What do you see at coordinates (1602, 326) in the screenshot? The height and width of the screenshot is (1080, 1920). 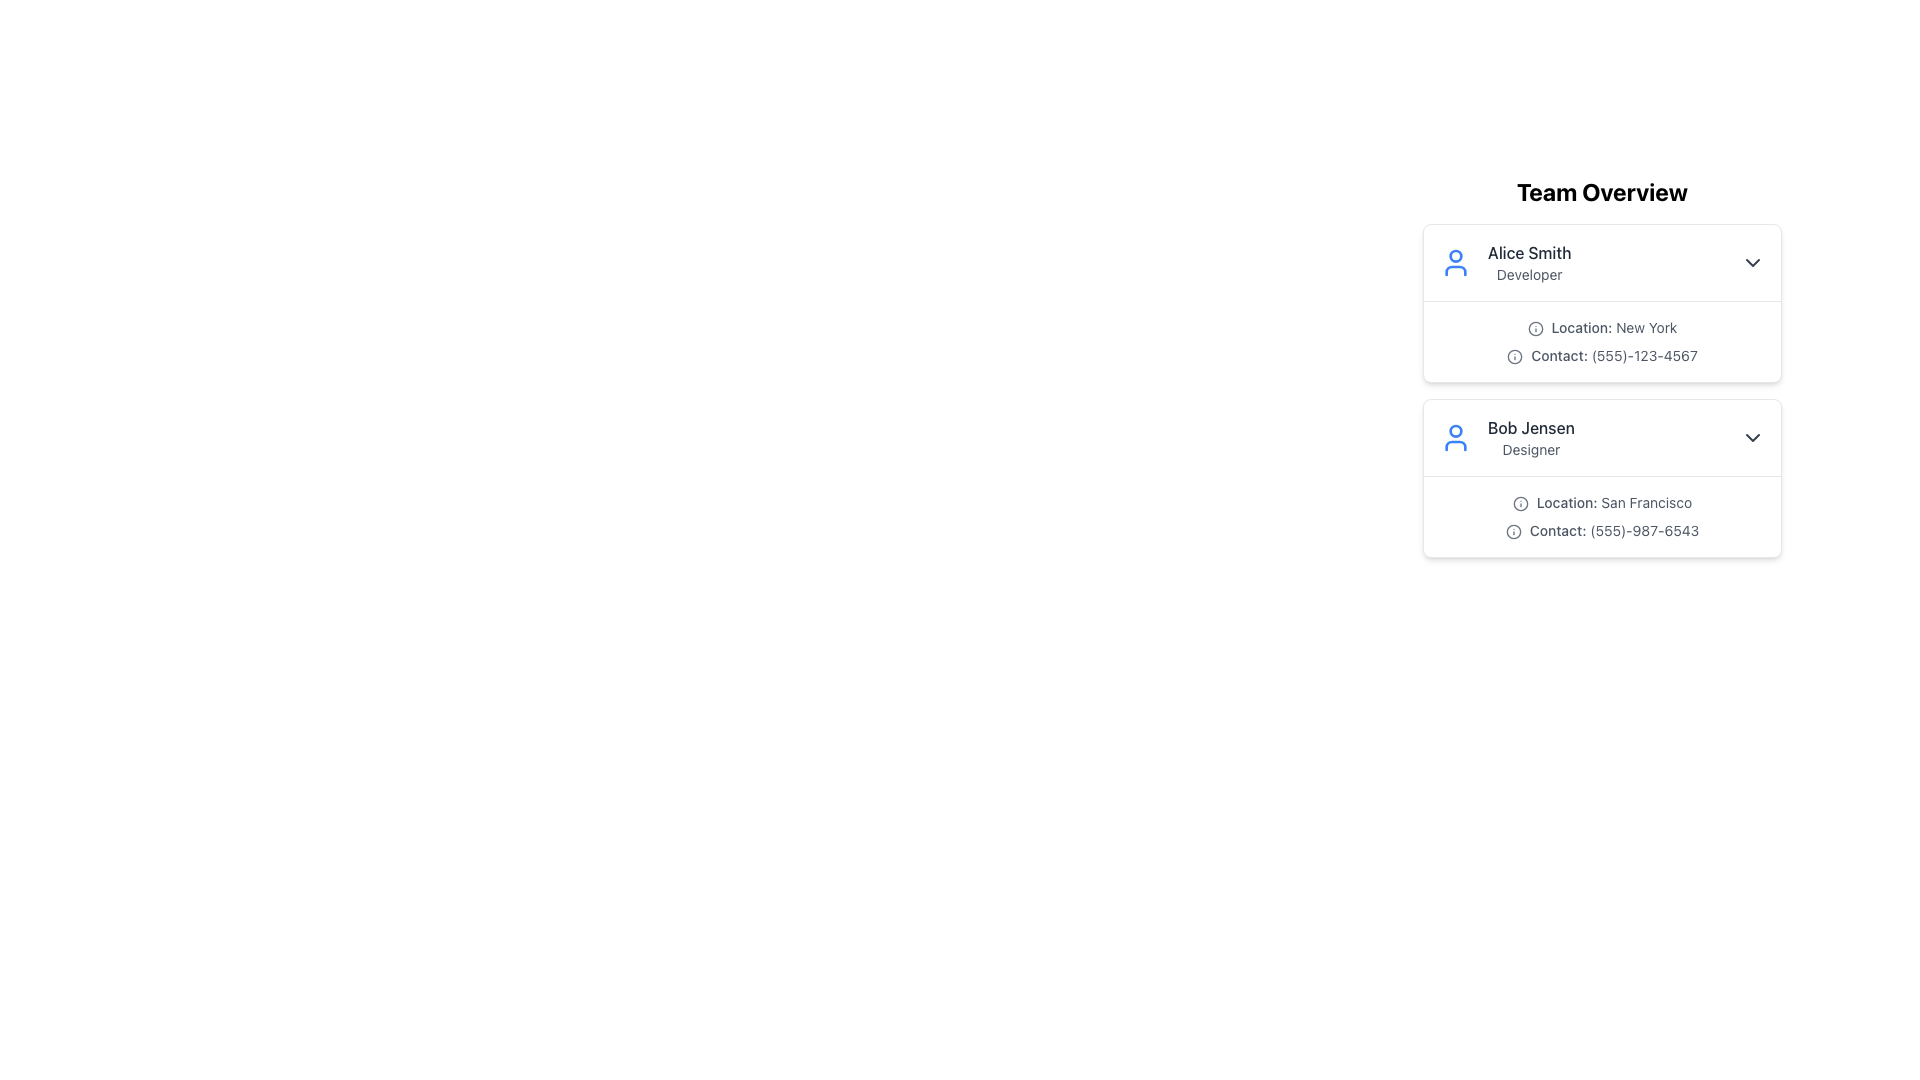 I see `the Text Display element that shows the location of Alice Smith, positioned below the header 'Alice Smith Developer'` at bounding box center [1602, 326].